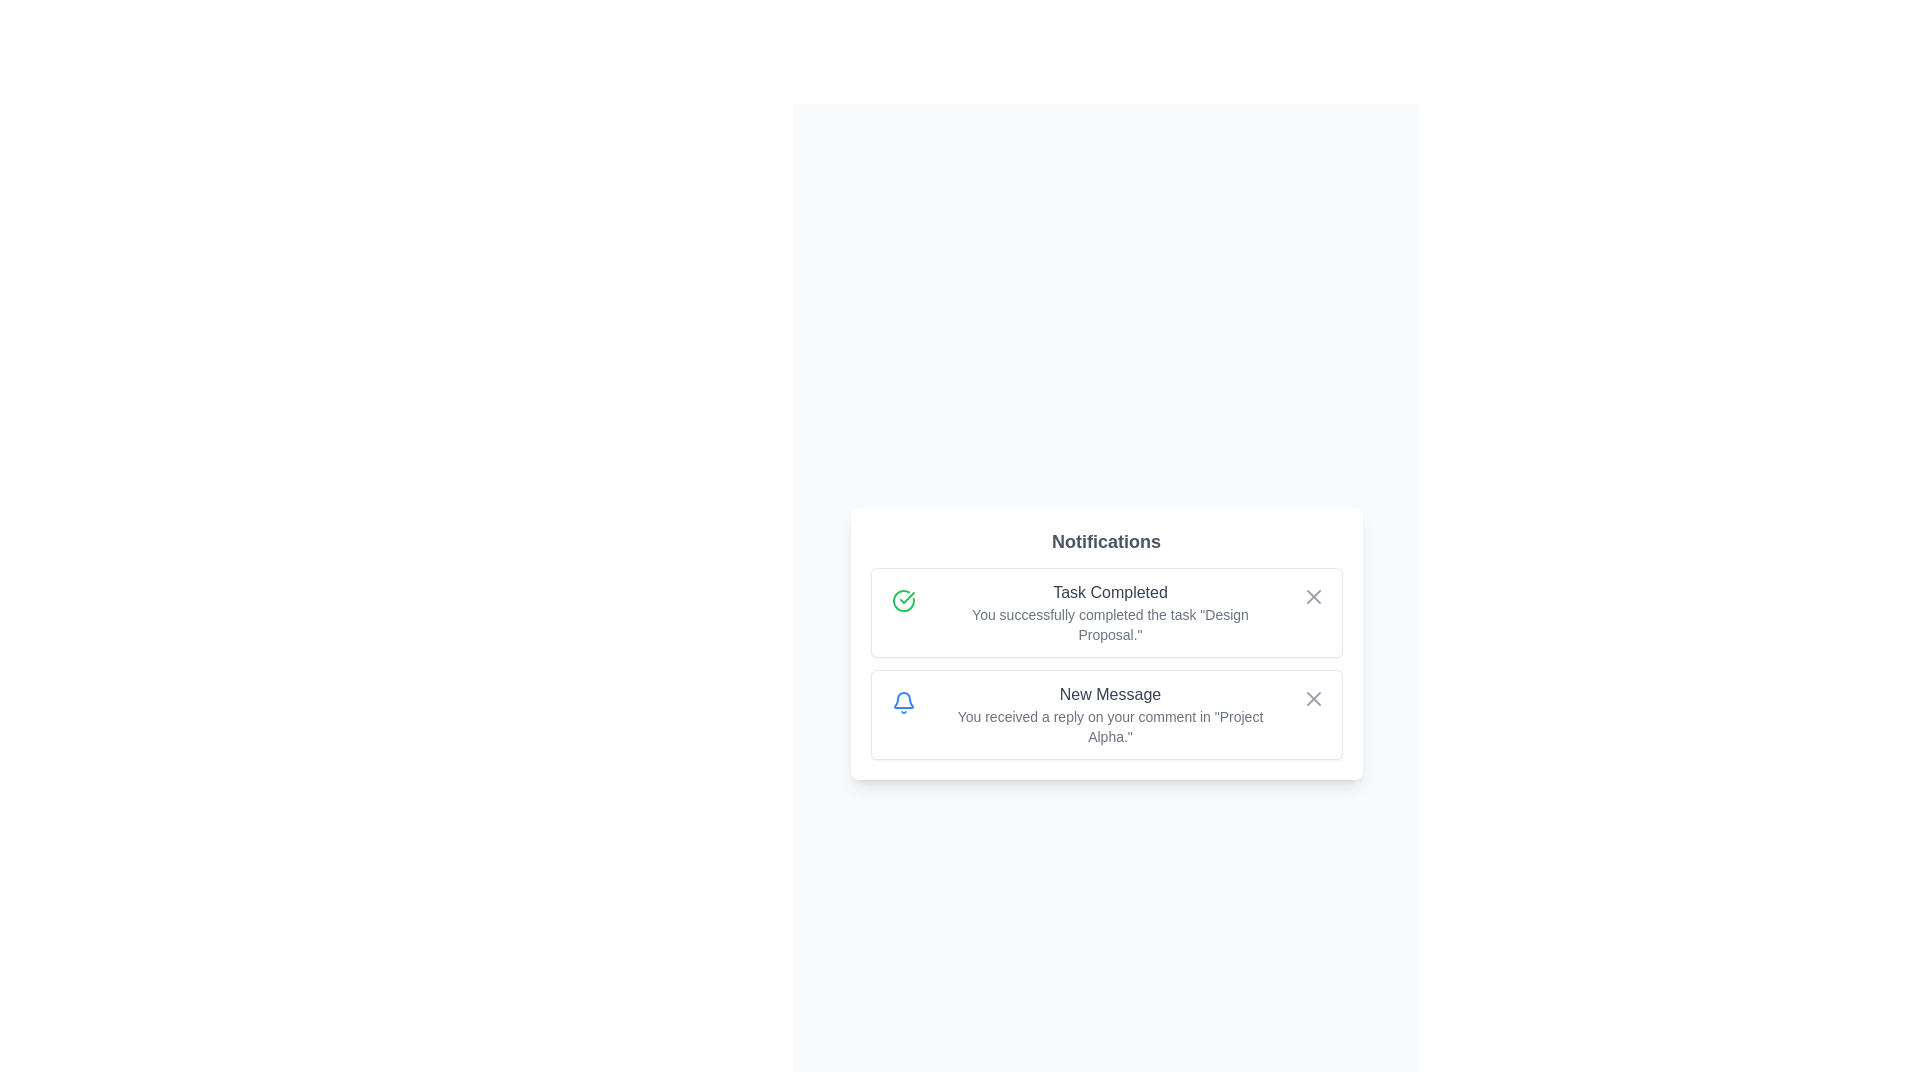 The width and height of the screenshot is (1920, 1080). Describe the element at coordinates (1313, 596) in the screenshot. I see `the close button of the notification with title Task Completed` at that location.